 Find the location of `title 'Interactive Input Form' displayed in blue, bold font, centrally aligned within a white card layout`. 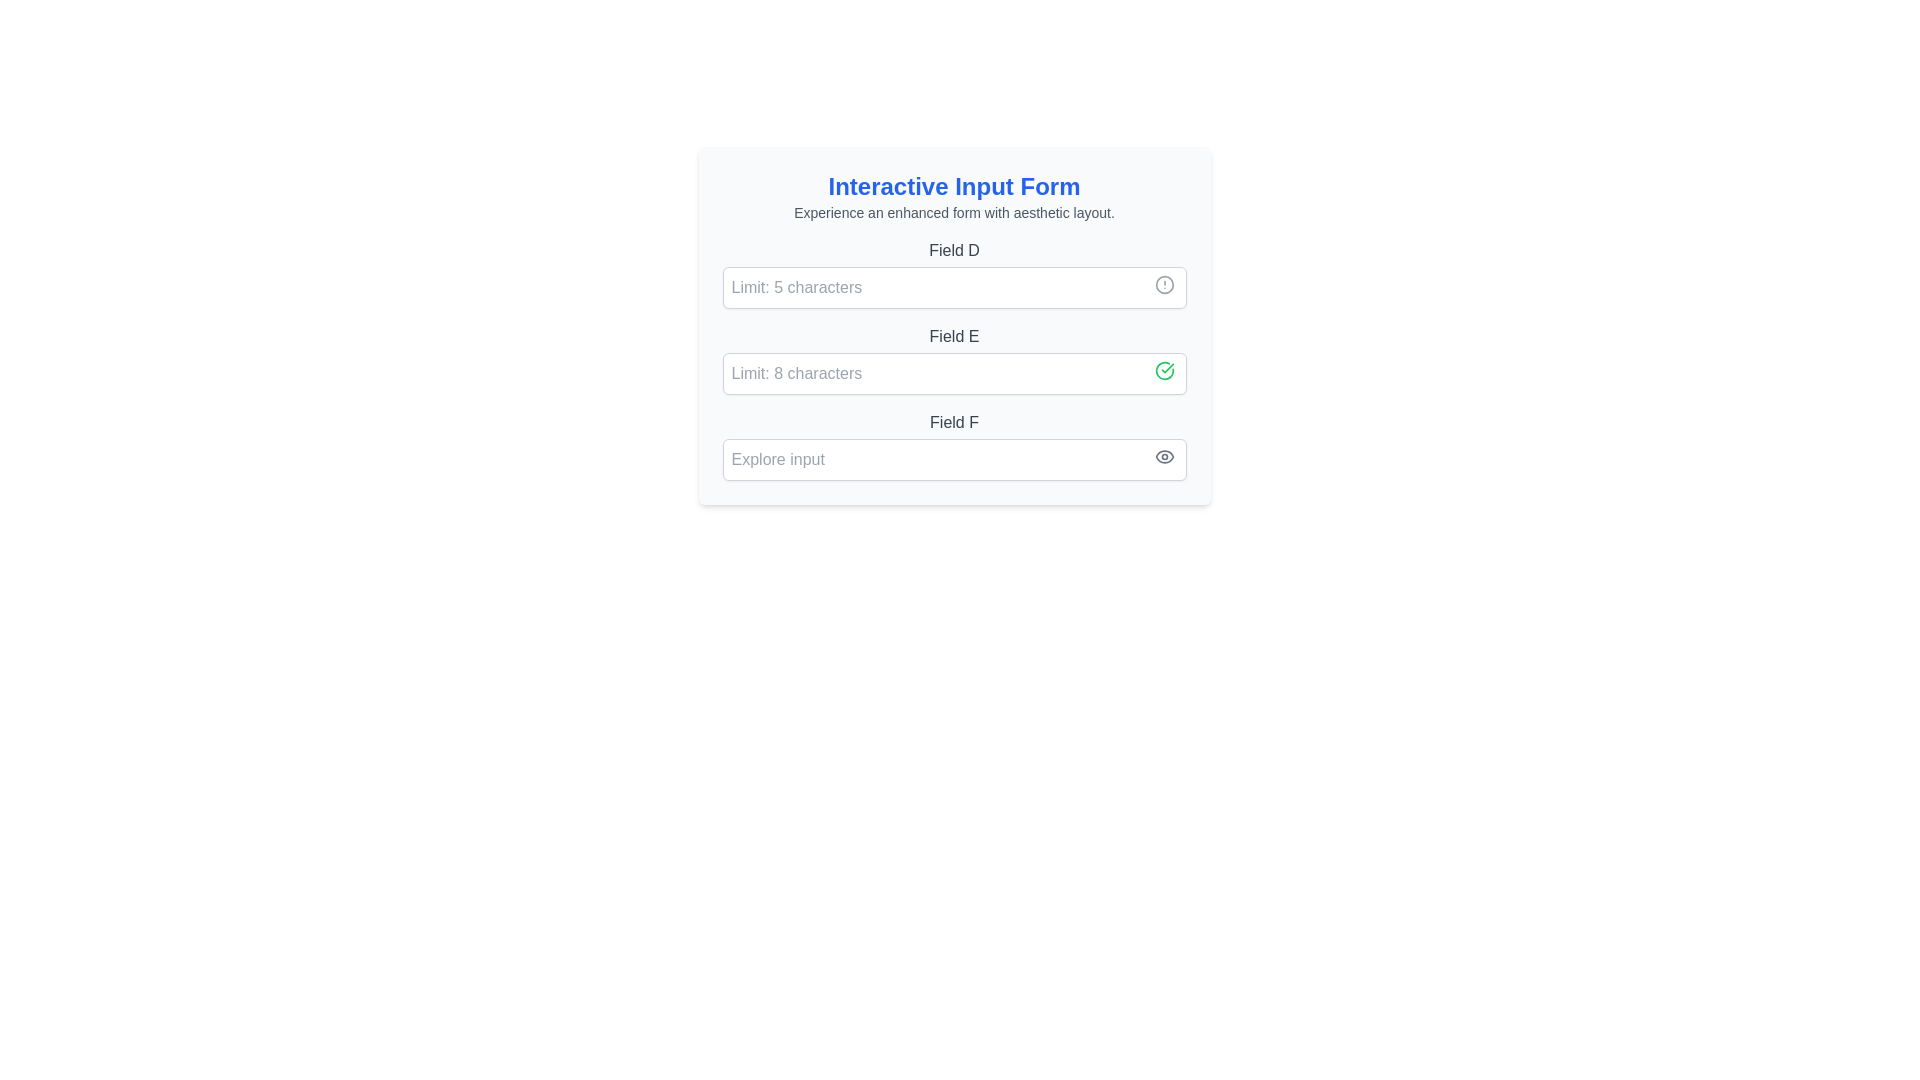

title 'Interactive Input Form' displayed in blue, bold font, centrally aligned within a white card layout is located at coordinates (953, 186).